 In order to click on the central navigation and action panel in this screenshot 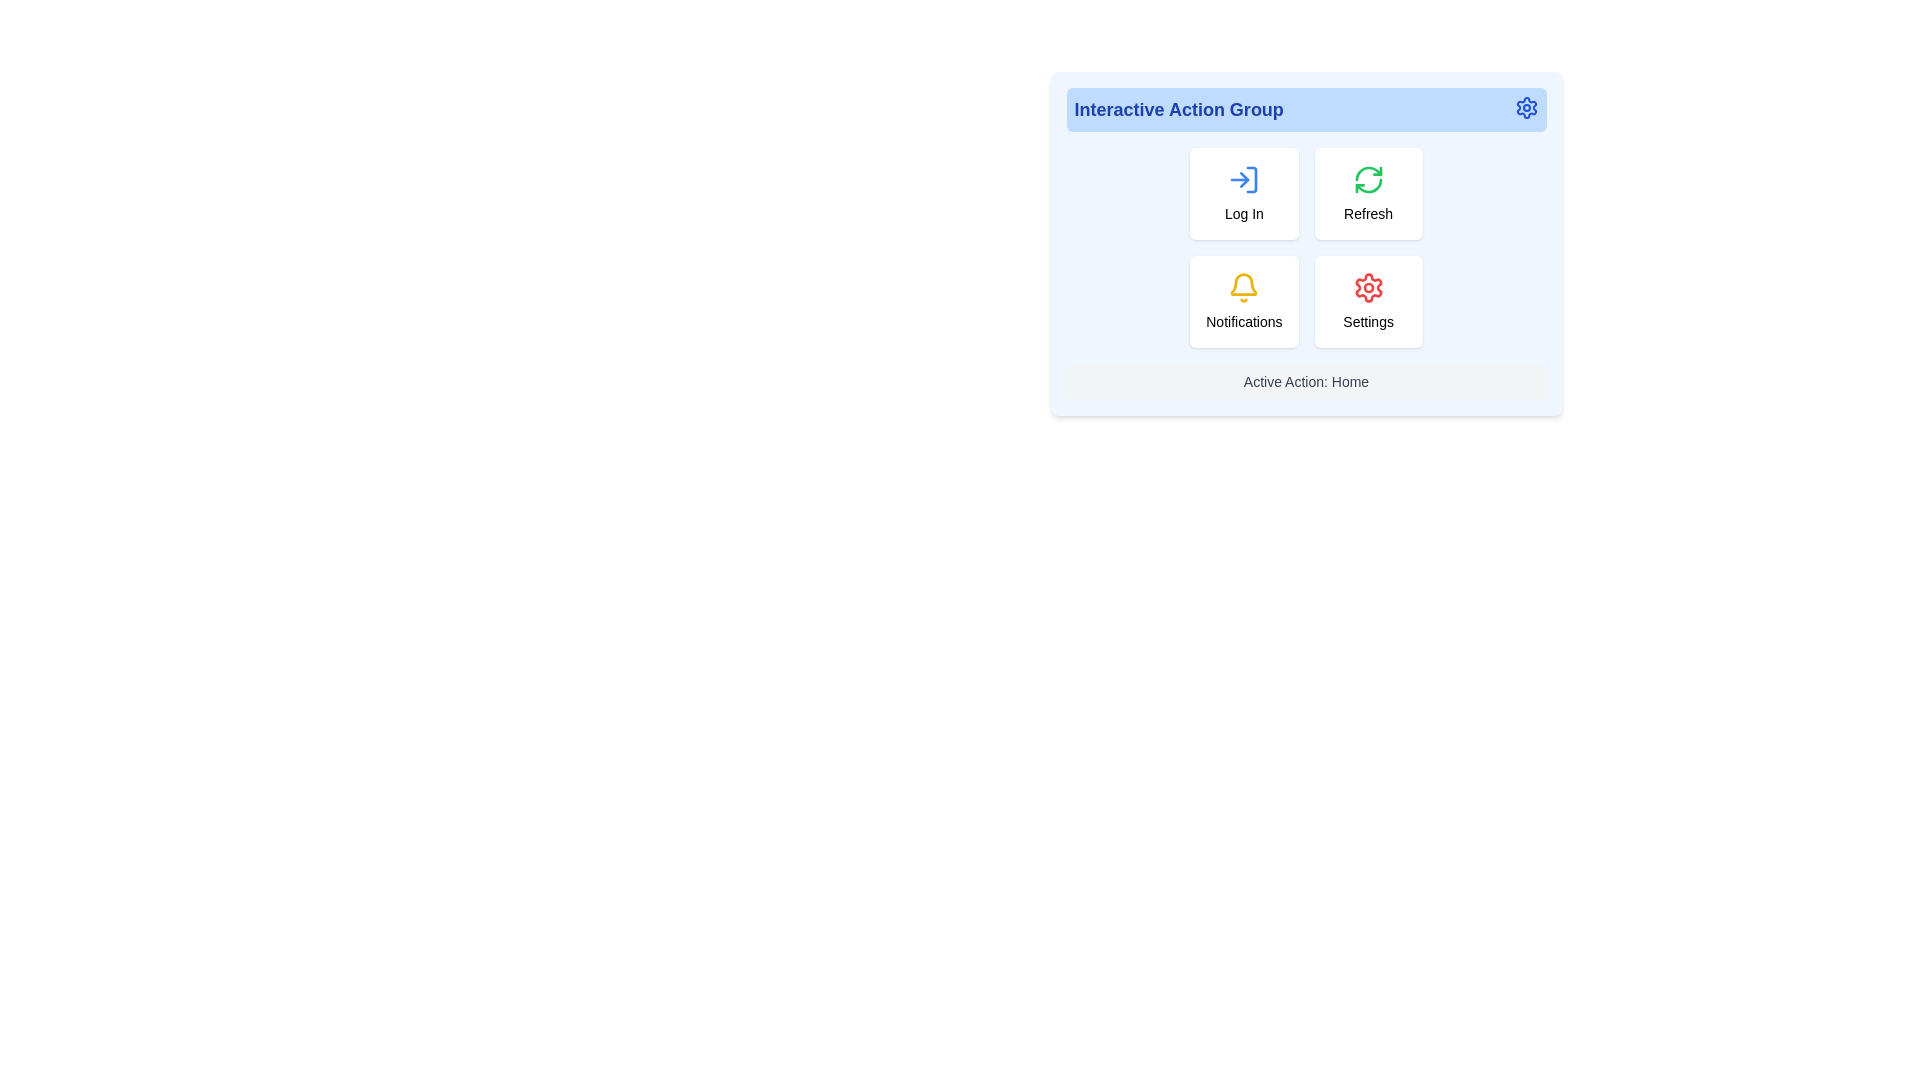, I will do `click(1306, 242)`.